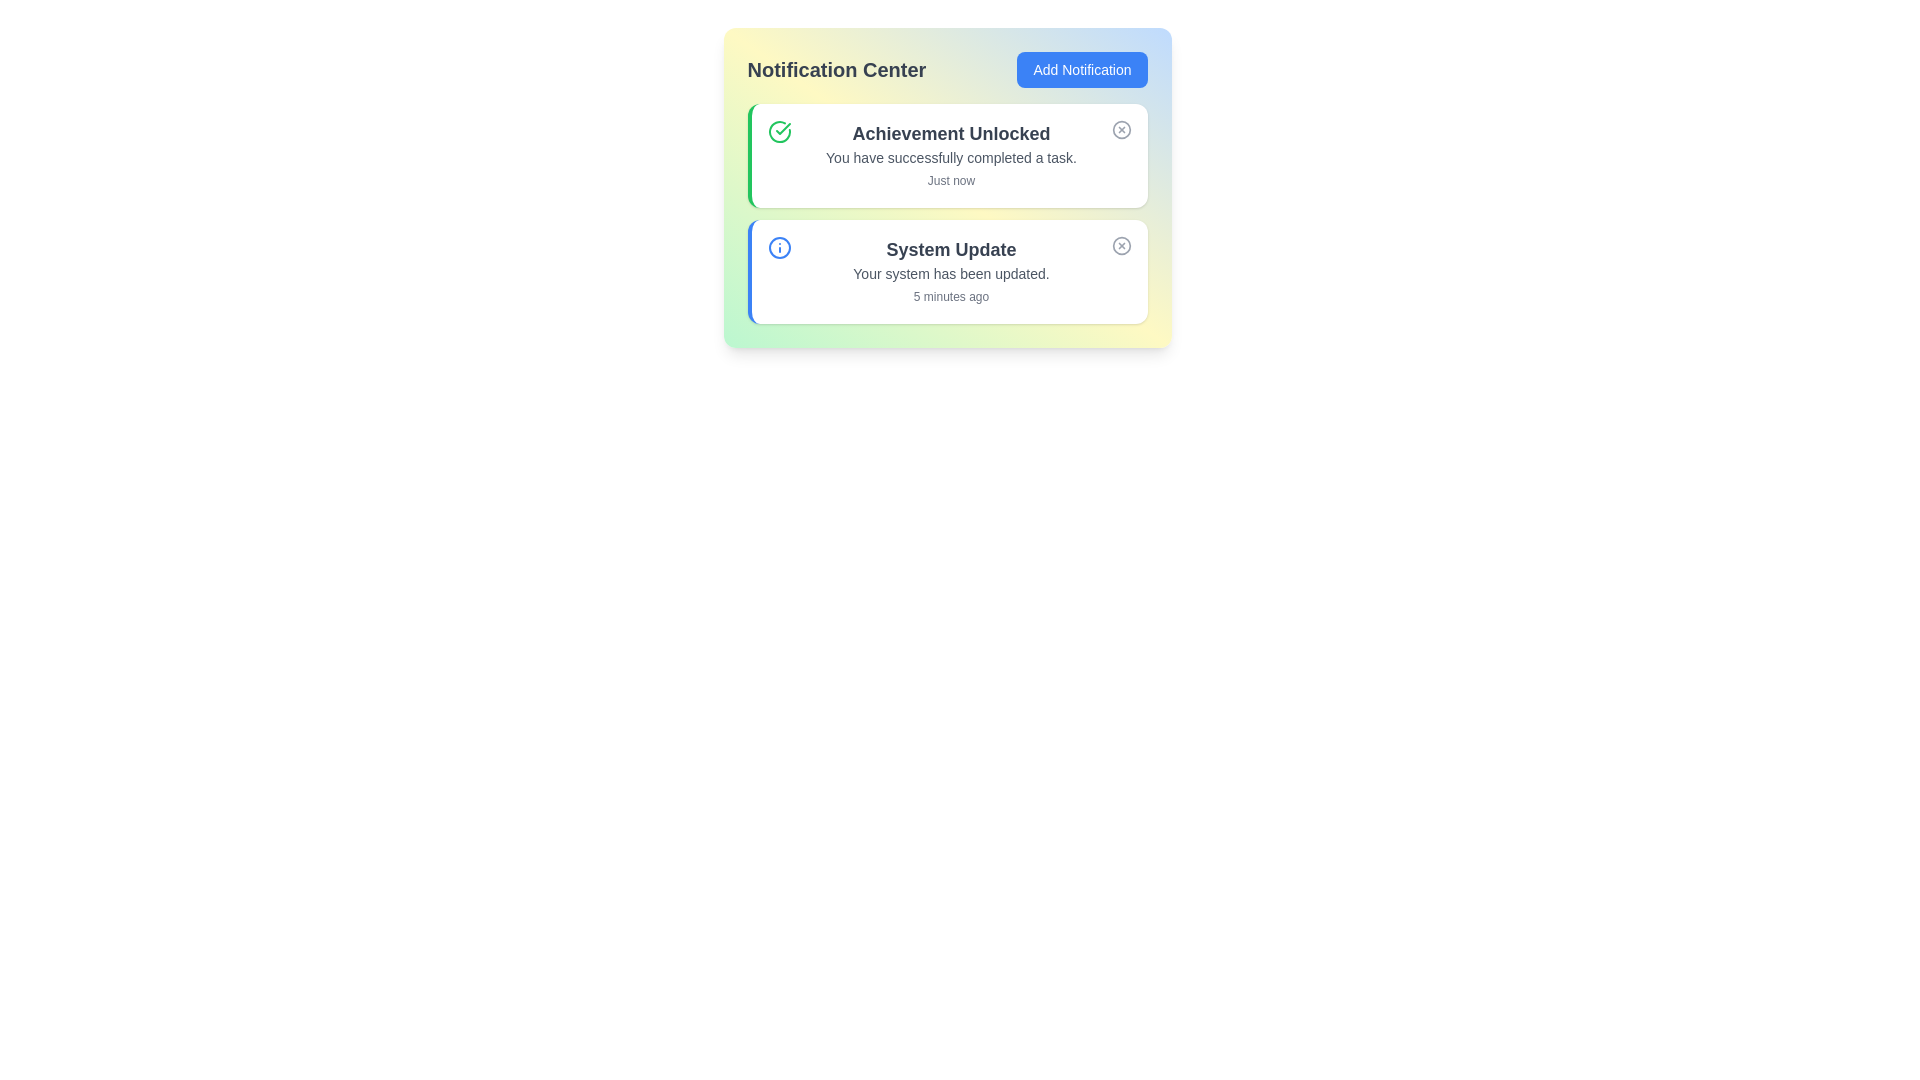 Image resolution: width=1920 pixels, height=1080 pixels. What do you see at coordinates (950, 157) in the screenshot?
I see `the text label displaying the message 'You have successfully completed a task.' which is positioned underneath the title 'Achievement Unlocked' and above the timestamp 'Just now.'` at bounding box center [950, 157].